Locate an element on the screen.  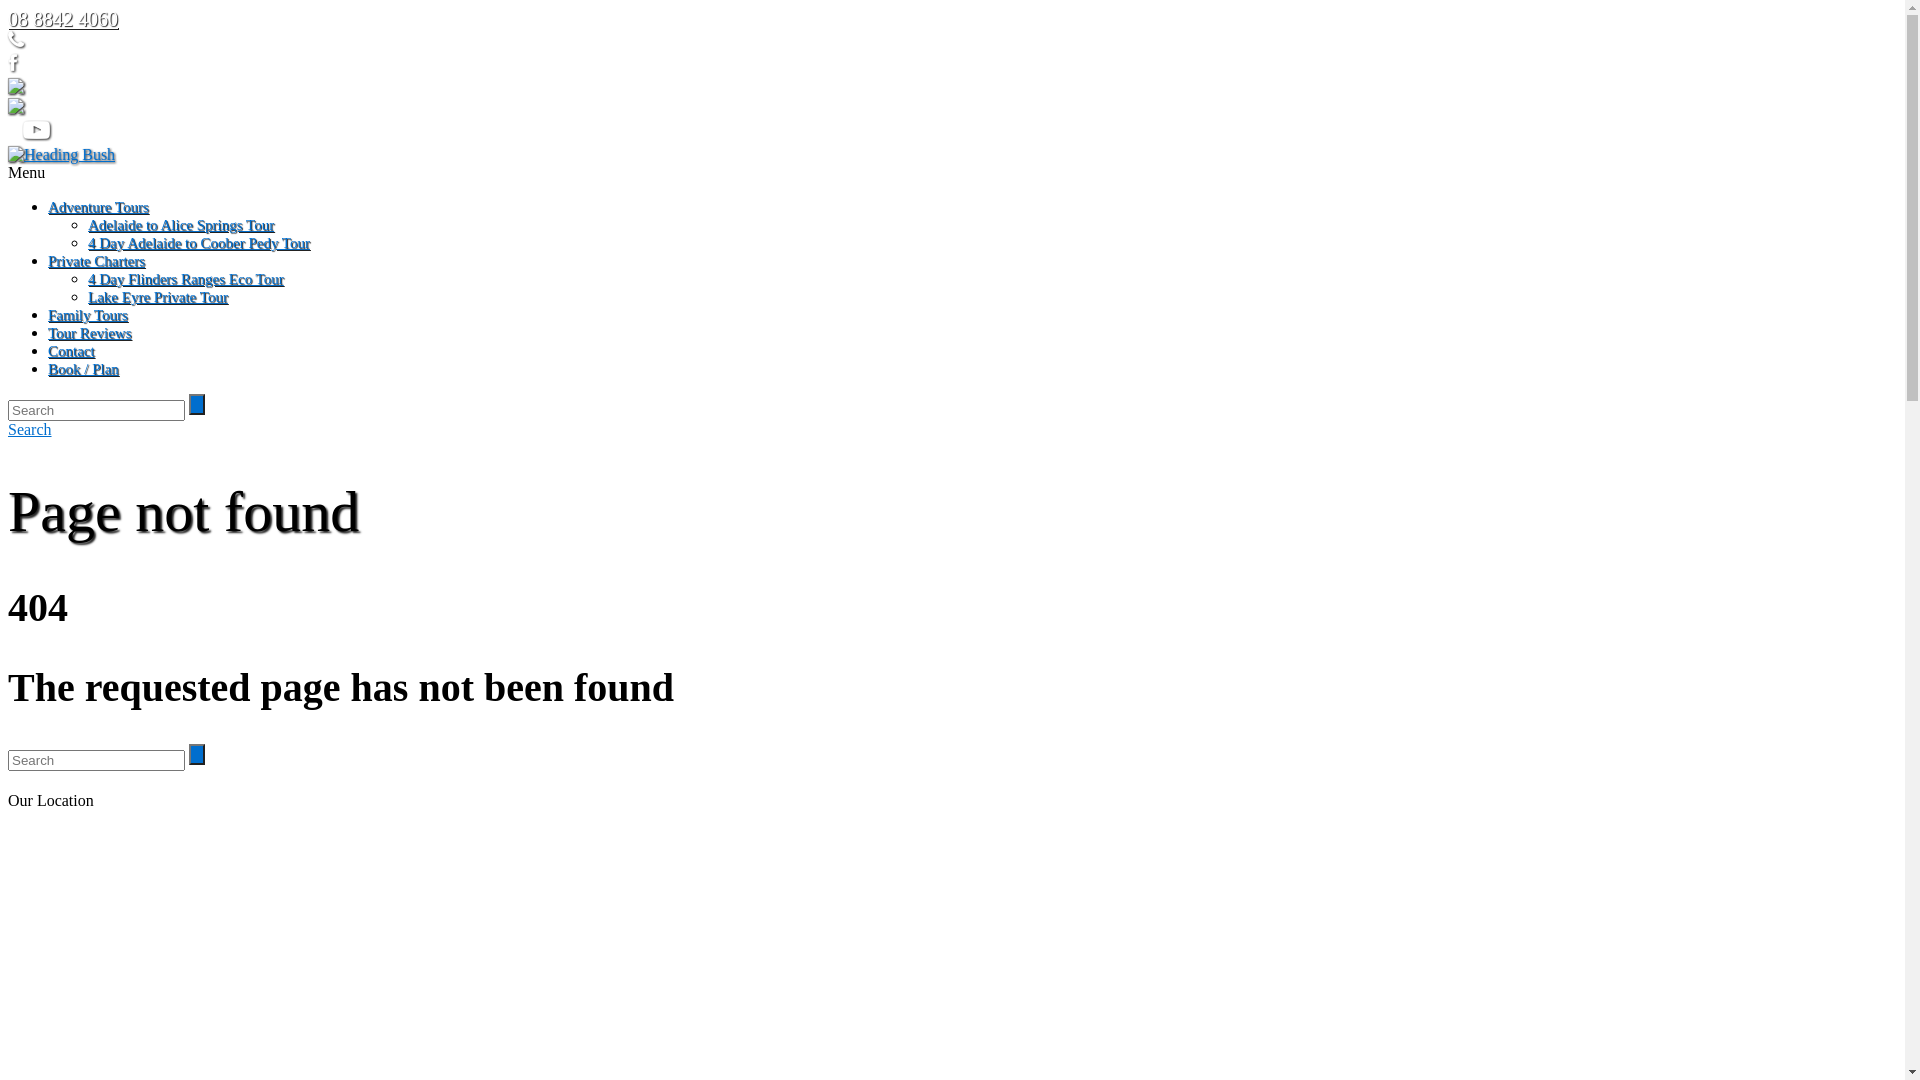
'Tour Reviews' is located at coordinates (89, 331).